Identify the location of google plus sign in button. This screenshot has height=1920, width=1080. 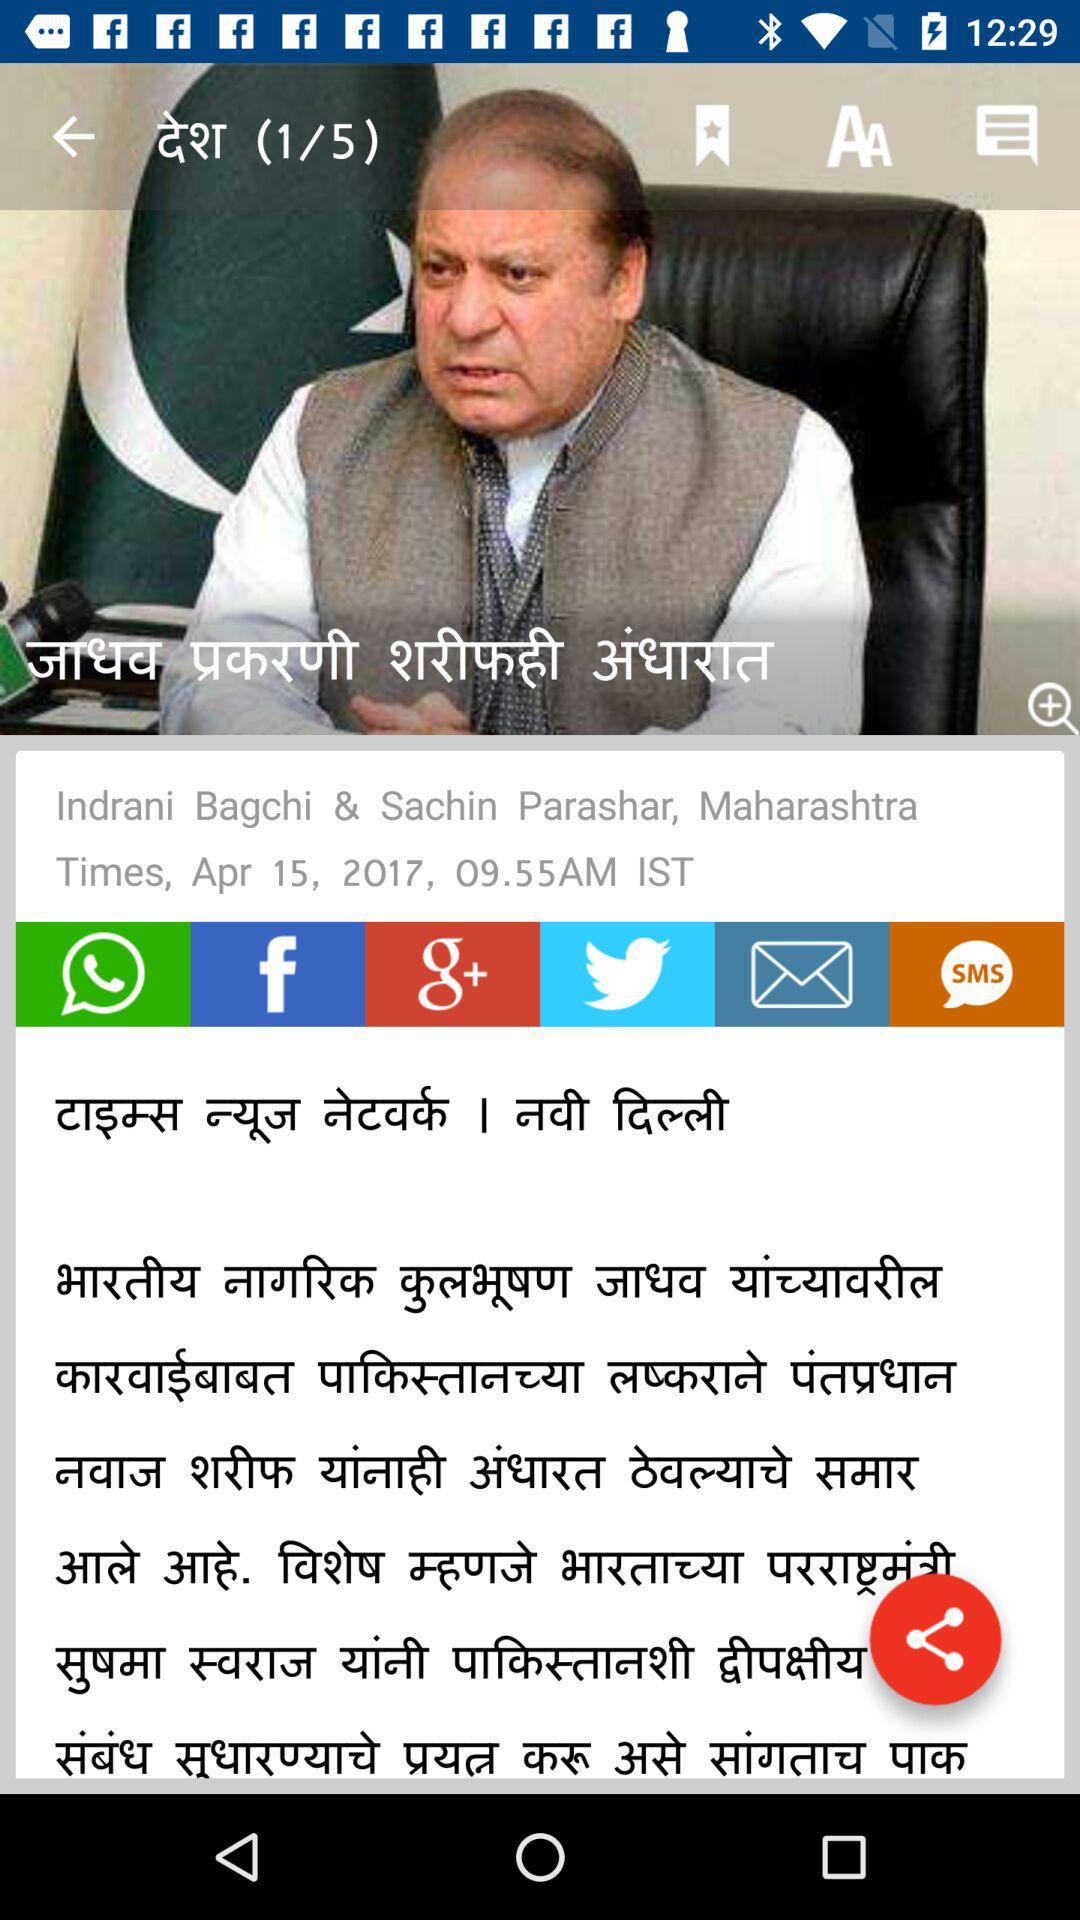
(452, 974).